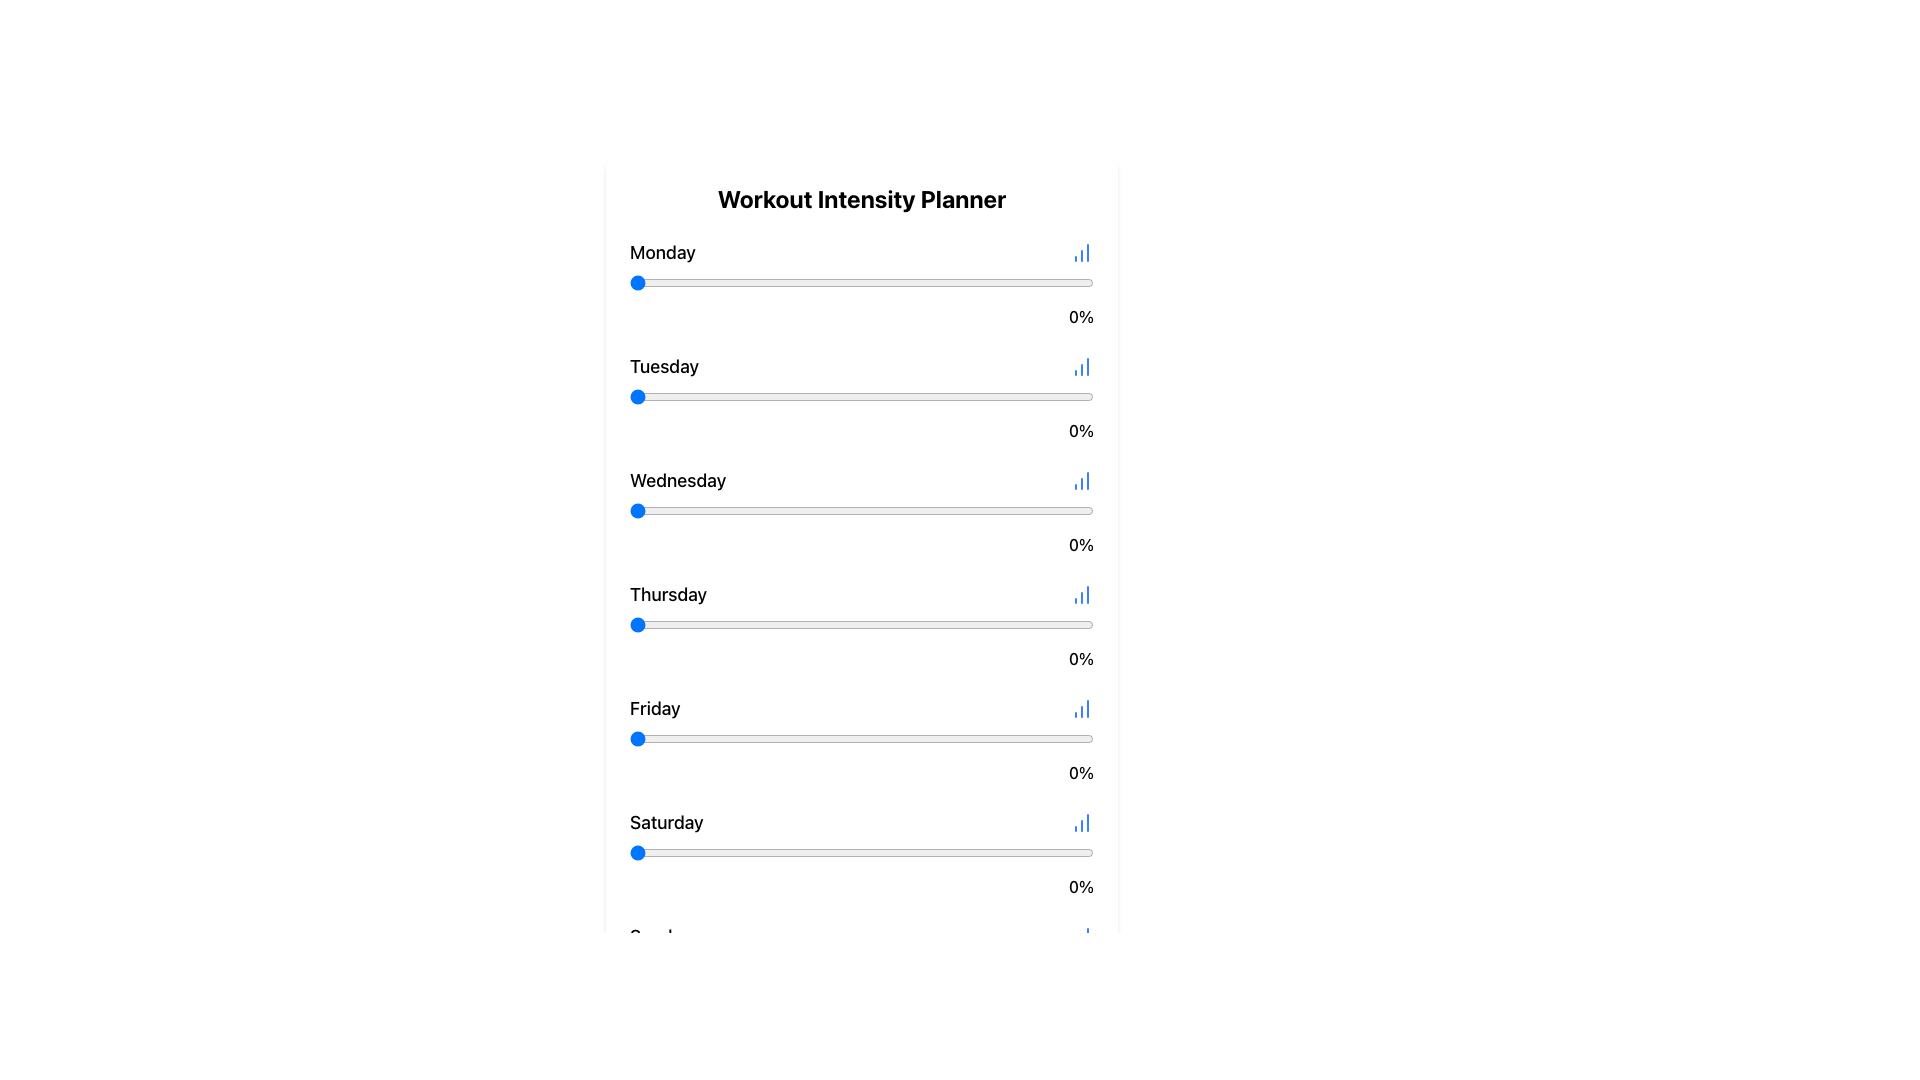 The image size is (1920, 1080). What do you see at coordinates (862, 252) in the screenshot?
I see `the graphical details of the Row label containing the text 'Monday' in bold font and blue bar chart-like icons, positioned below the header 'Workout Intensity Planner'` at bounding box center [862, 252].